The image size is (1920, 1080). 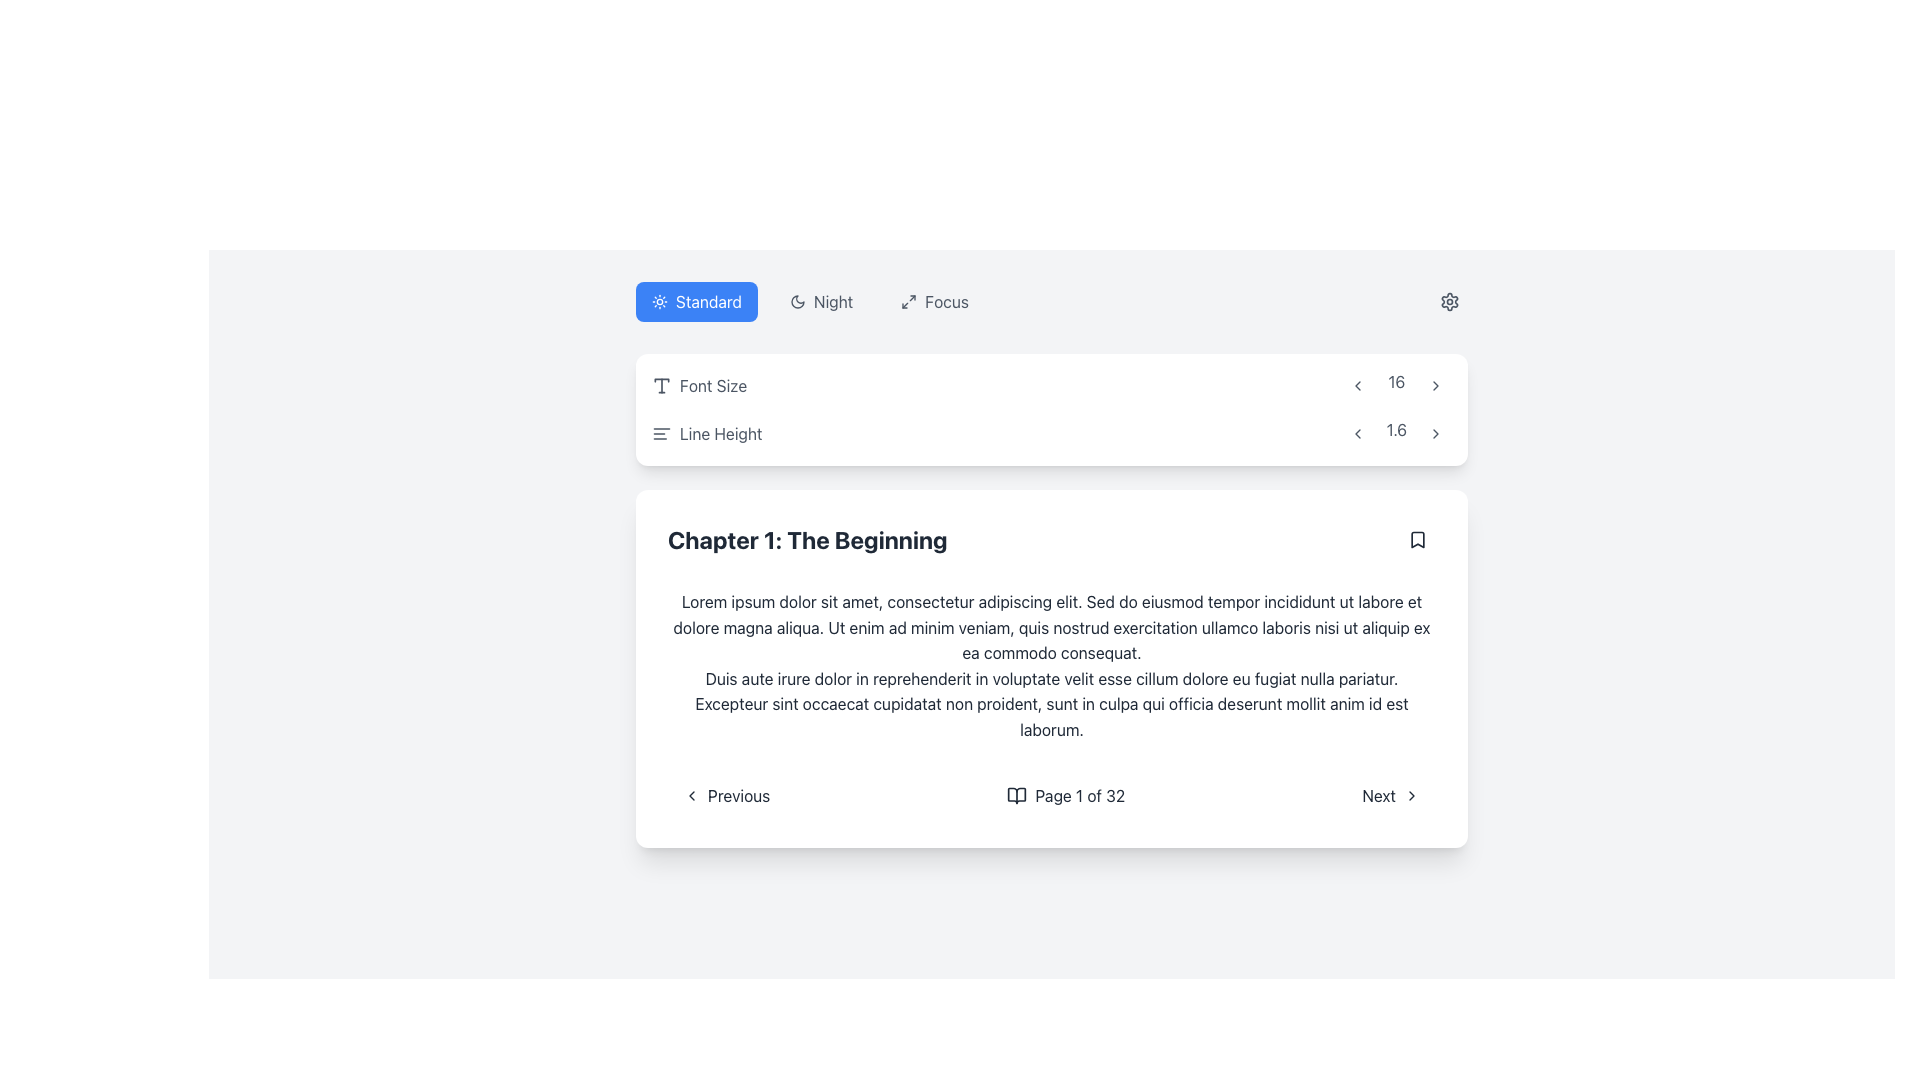 What do you see at coordinates (1449, 301) in the screenshot?
I see `the gear icon within the interactive button located at the top-right corner of the user interface to interact with it` at bounding box center [1449, 301].